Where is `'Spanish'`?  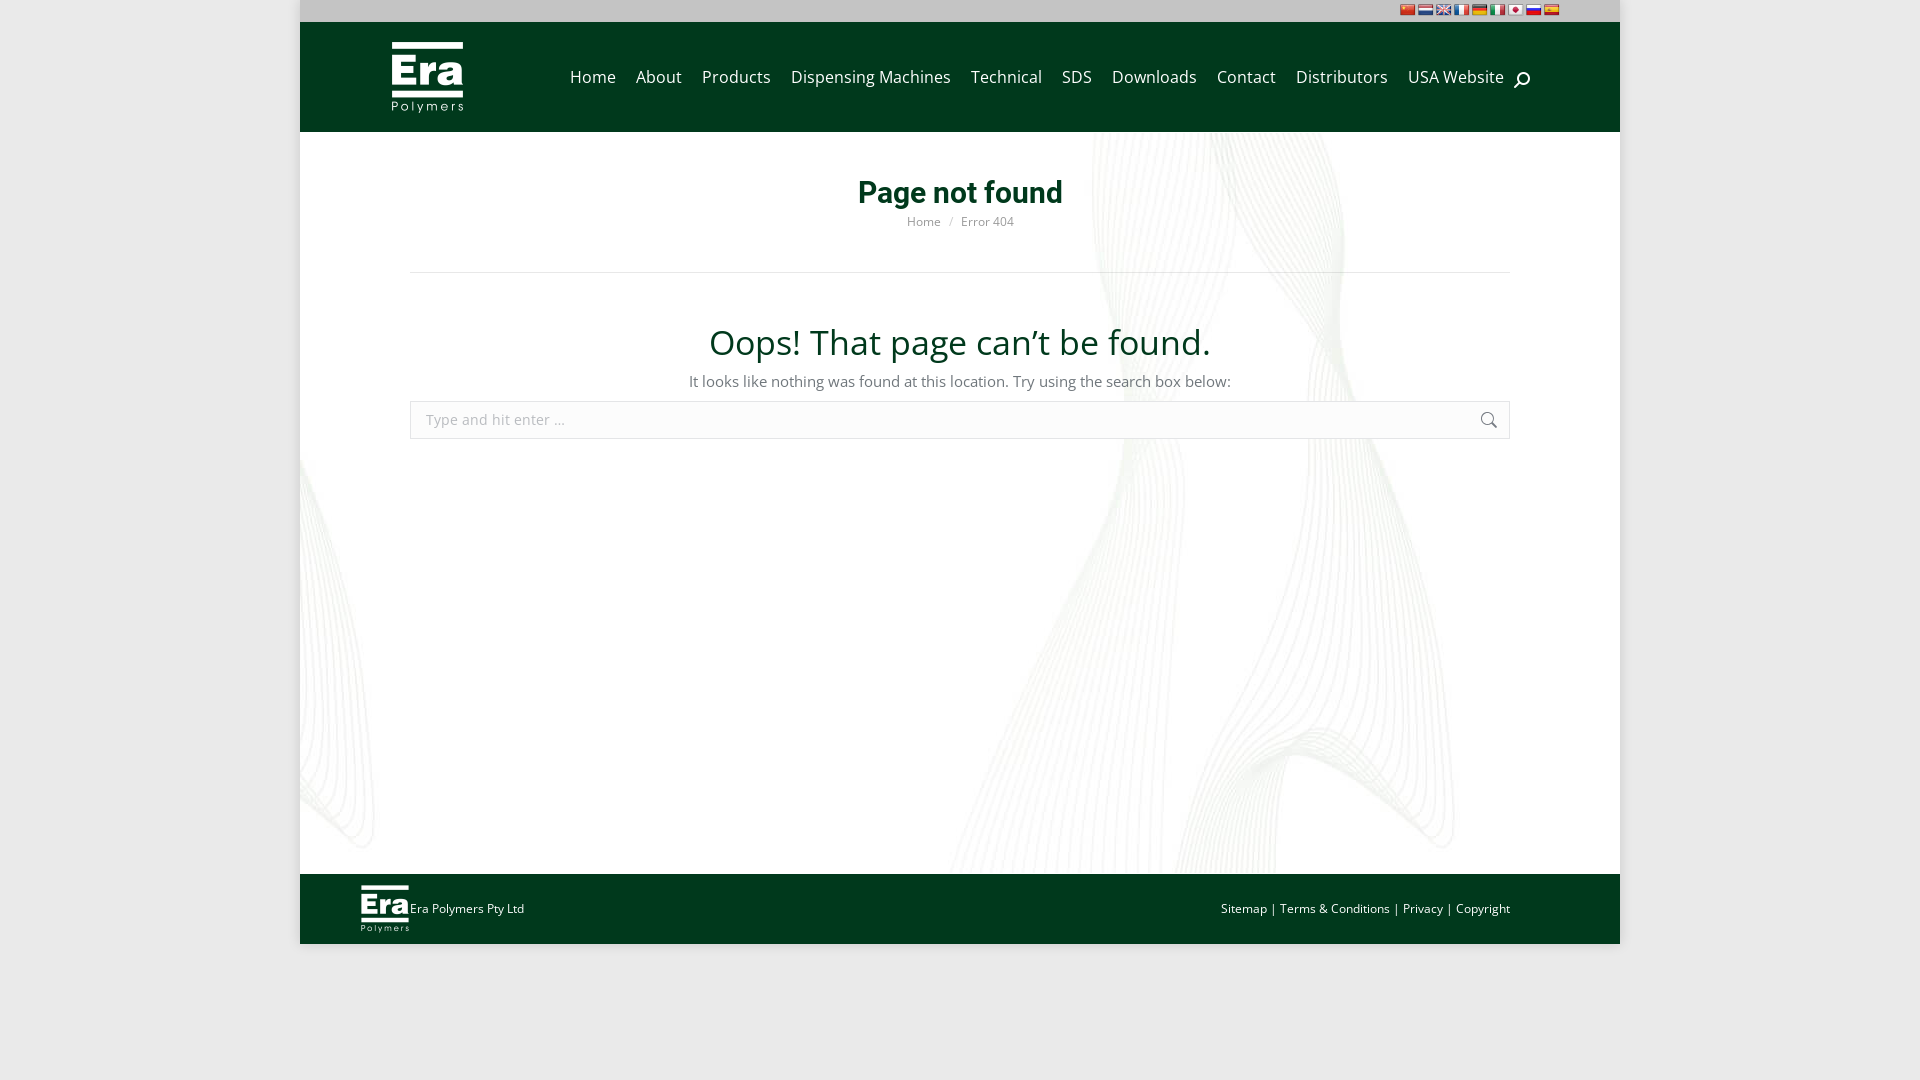
'Spanish' is located at coordinates (1550, 10).